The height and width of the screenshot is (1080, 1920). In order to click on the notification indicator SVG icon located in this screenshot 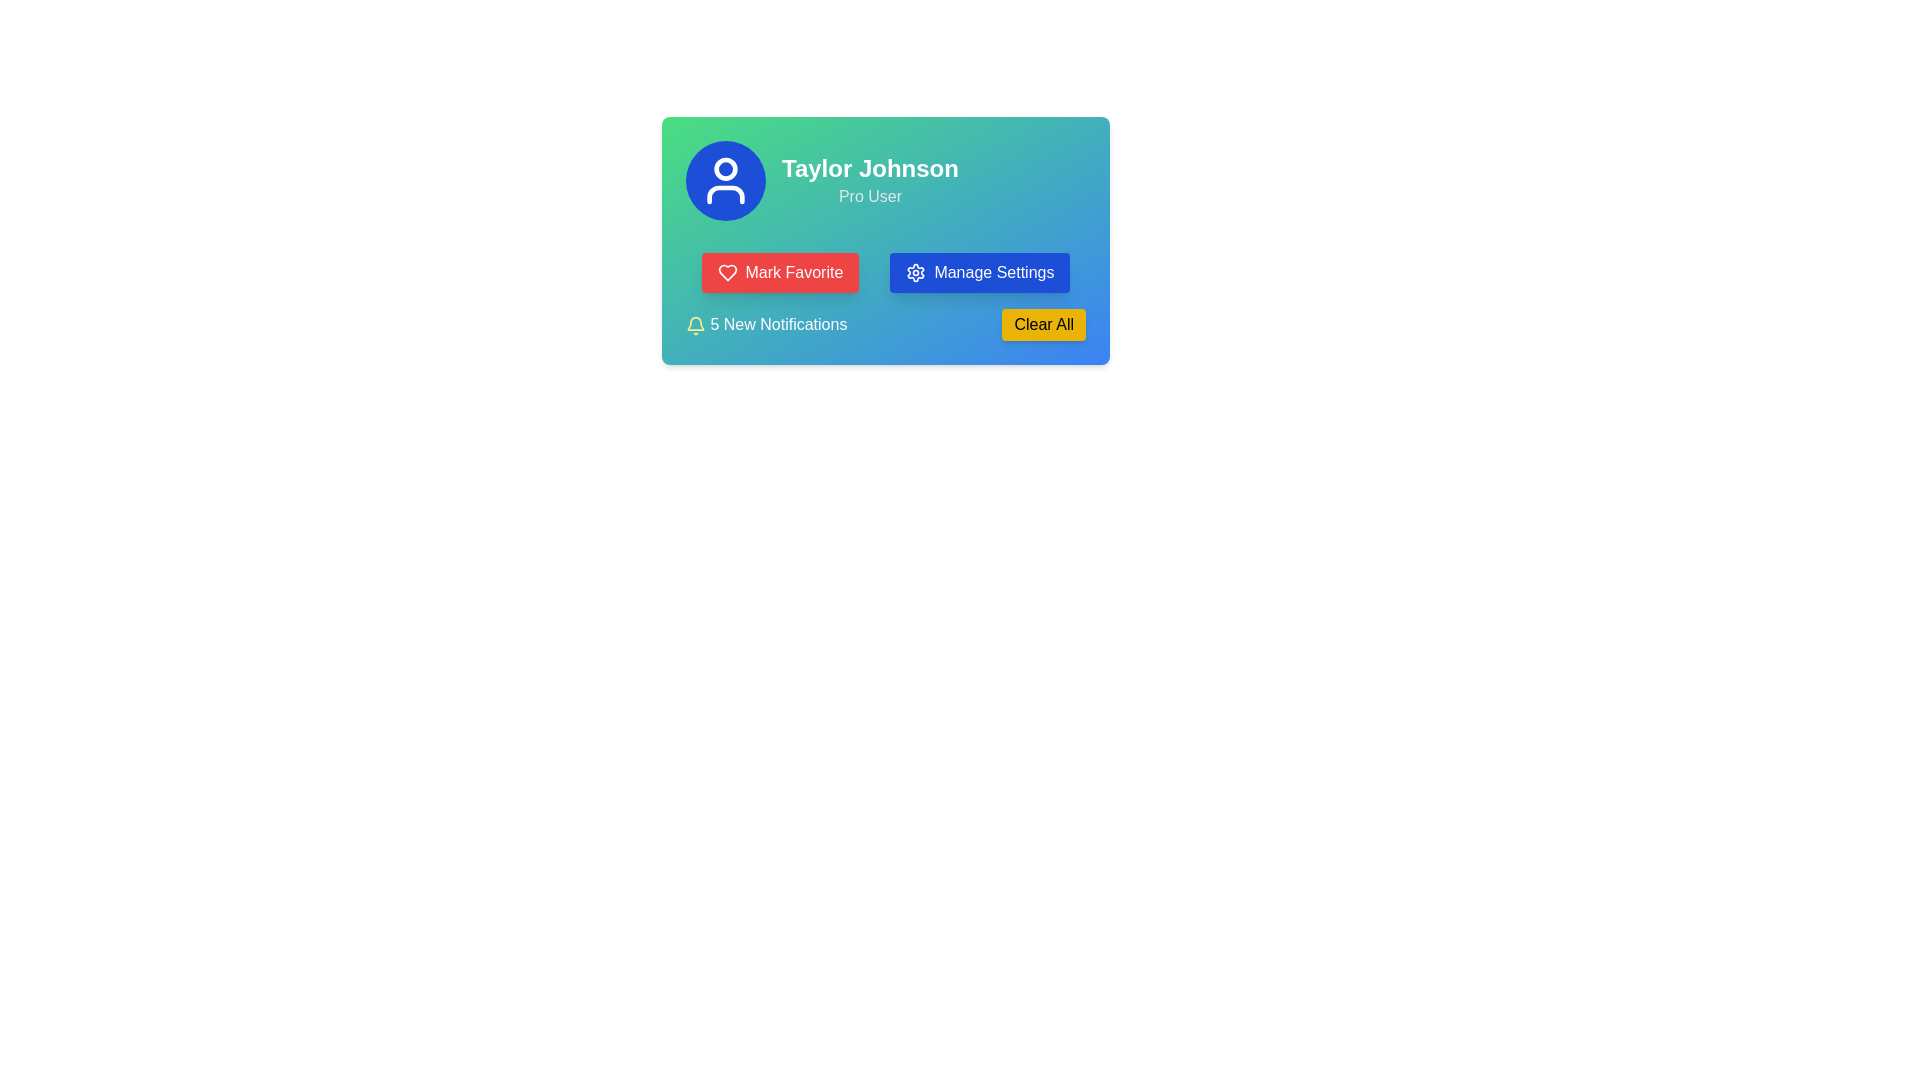, I will do `click(696, 322)`.